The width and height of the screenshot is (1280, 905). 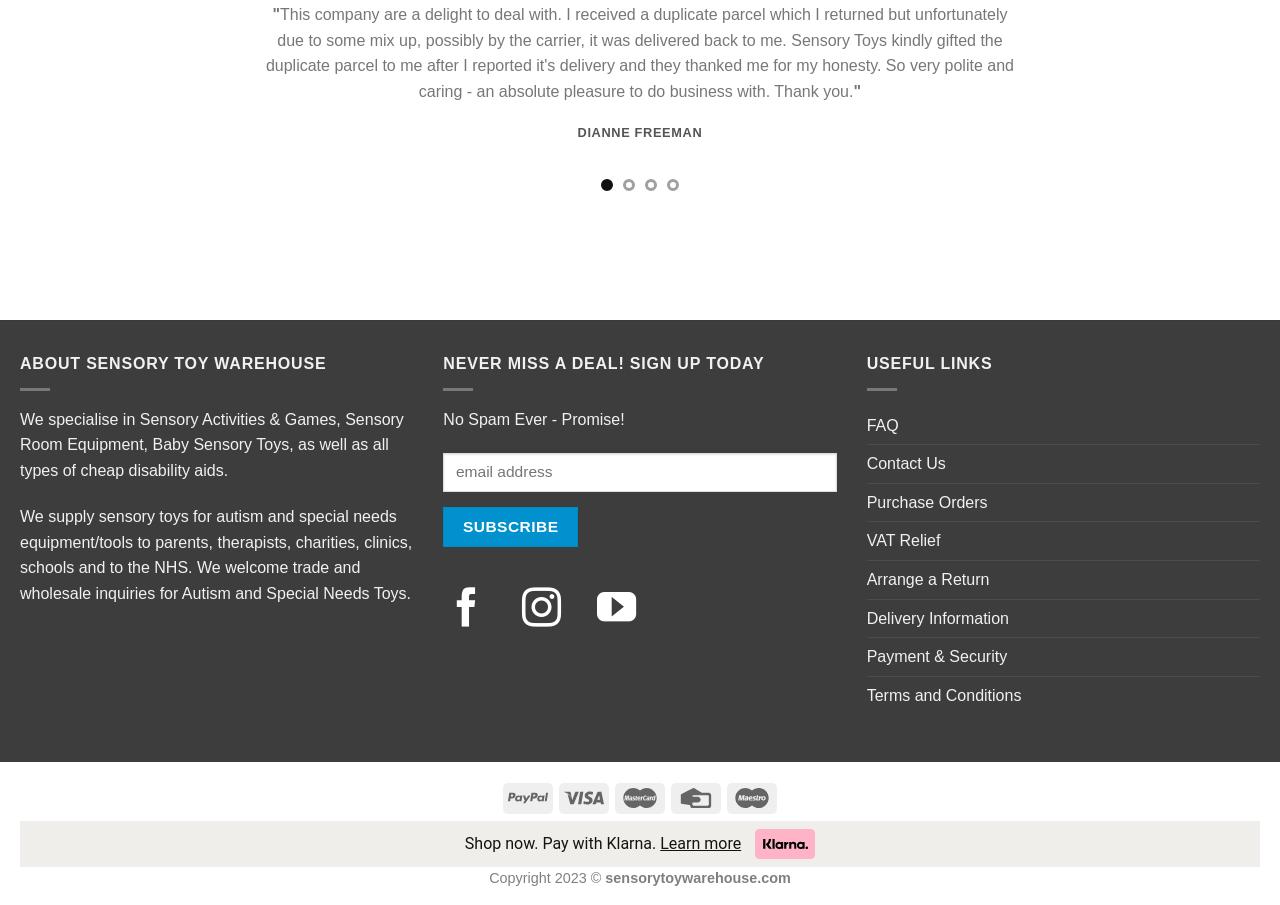 I want to click on 'About Sensory Toy Warehouse', so click(x=173, y=362).